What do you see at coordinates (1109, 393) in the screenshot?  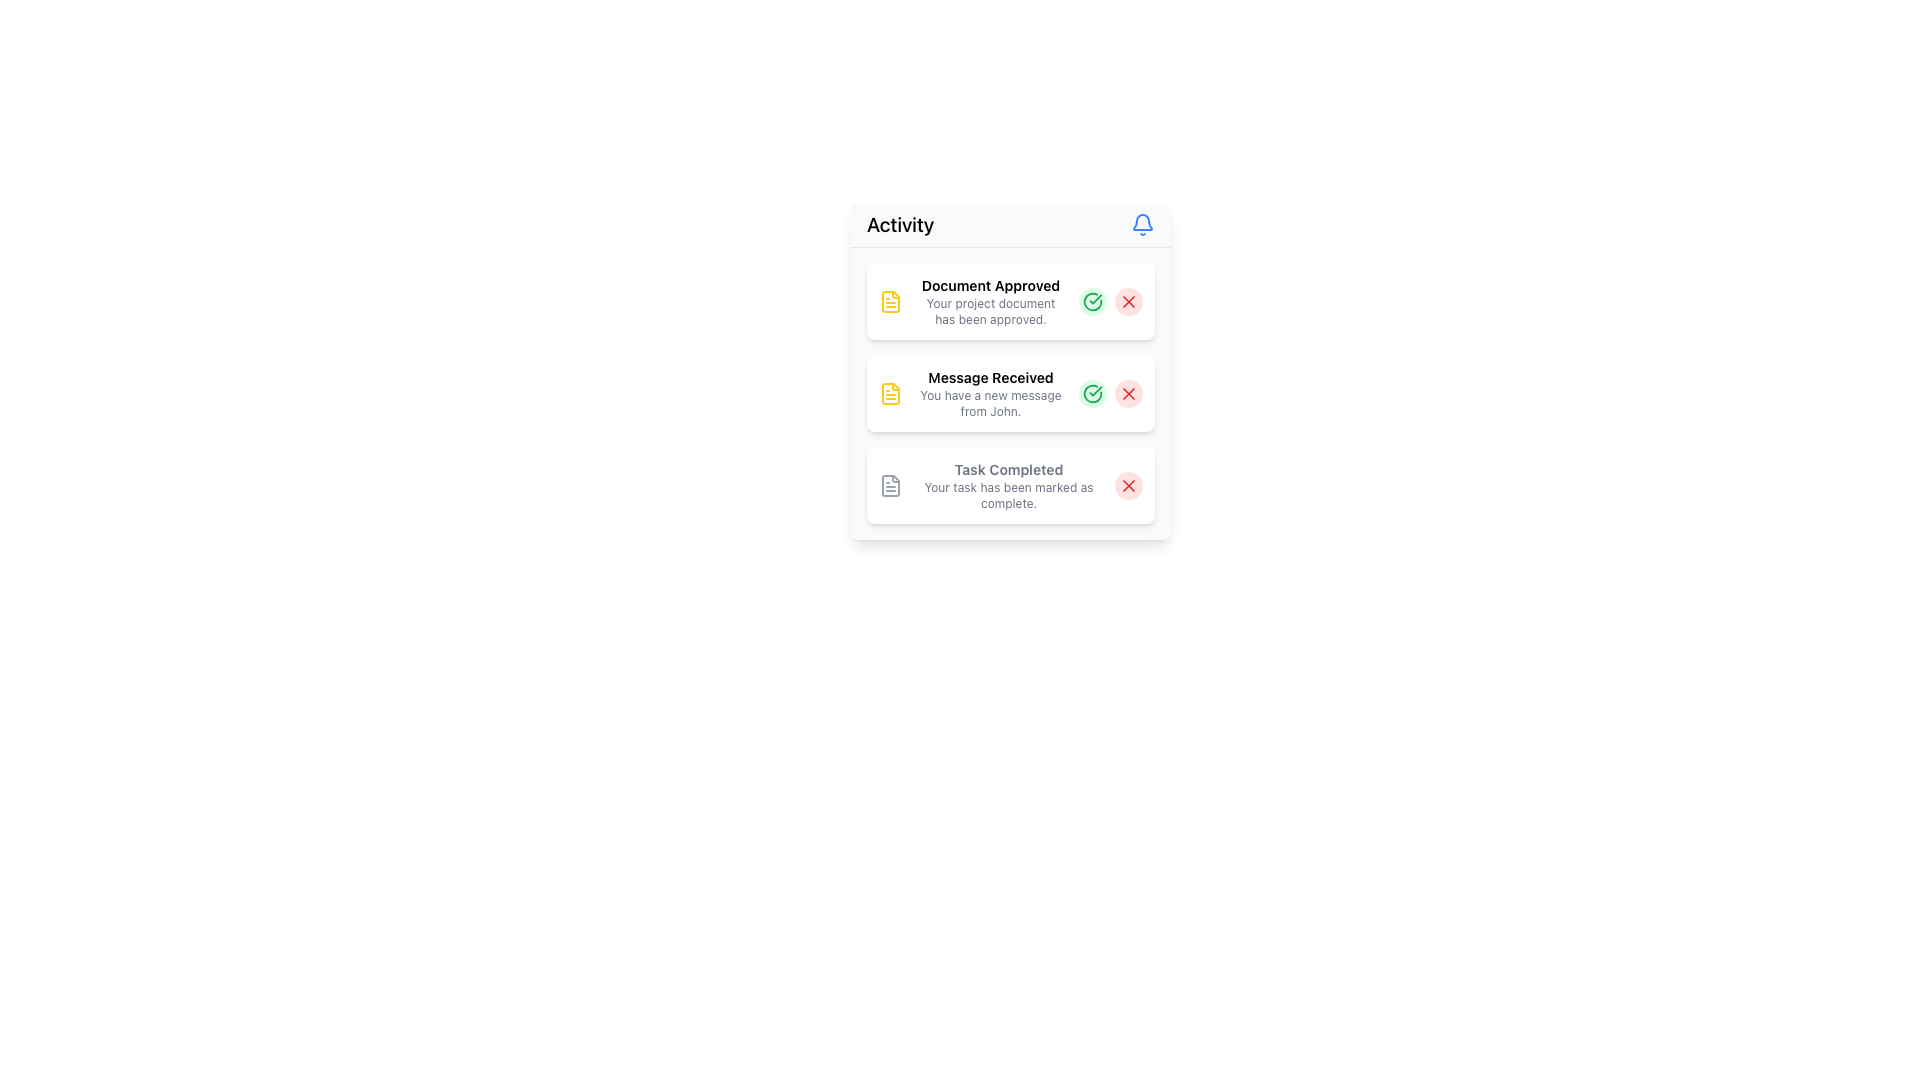 I see `the grouped UI element containing two interactive buttons, which includes a green checkmark button and a red cross button` at bounding box center [1109, 393].